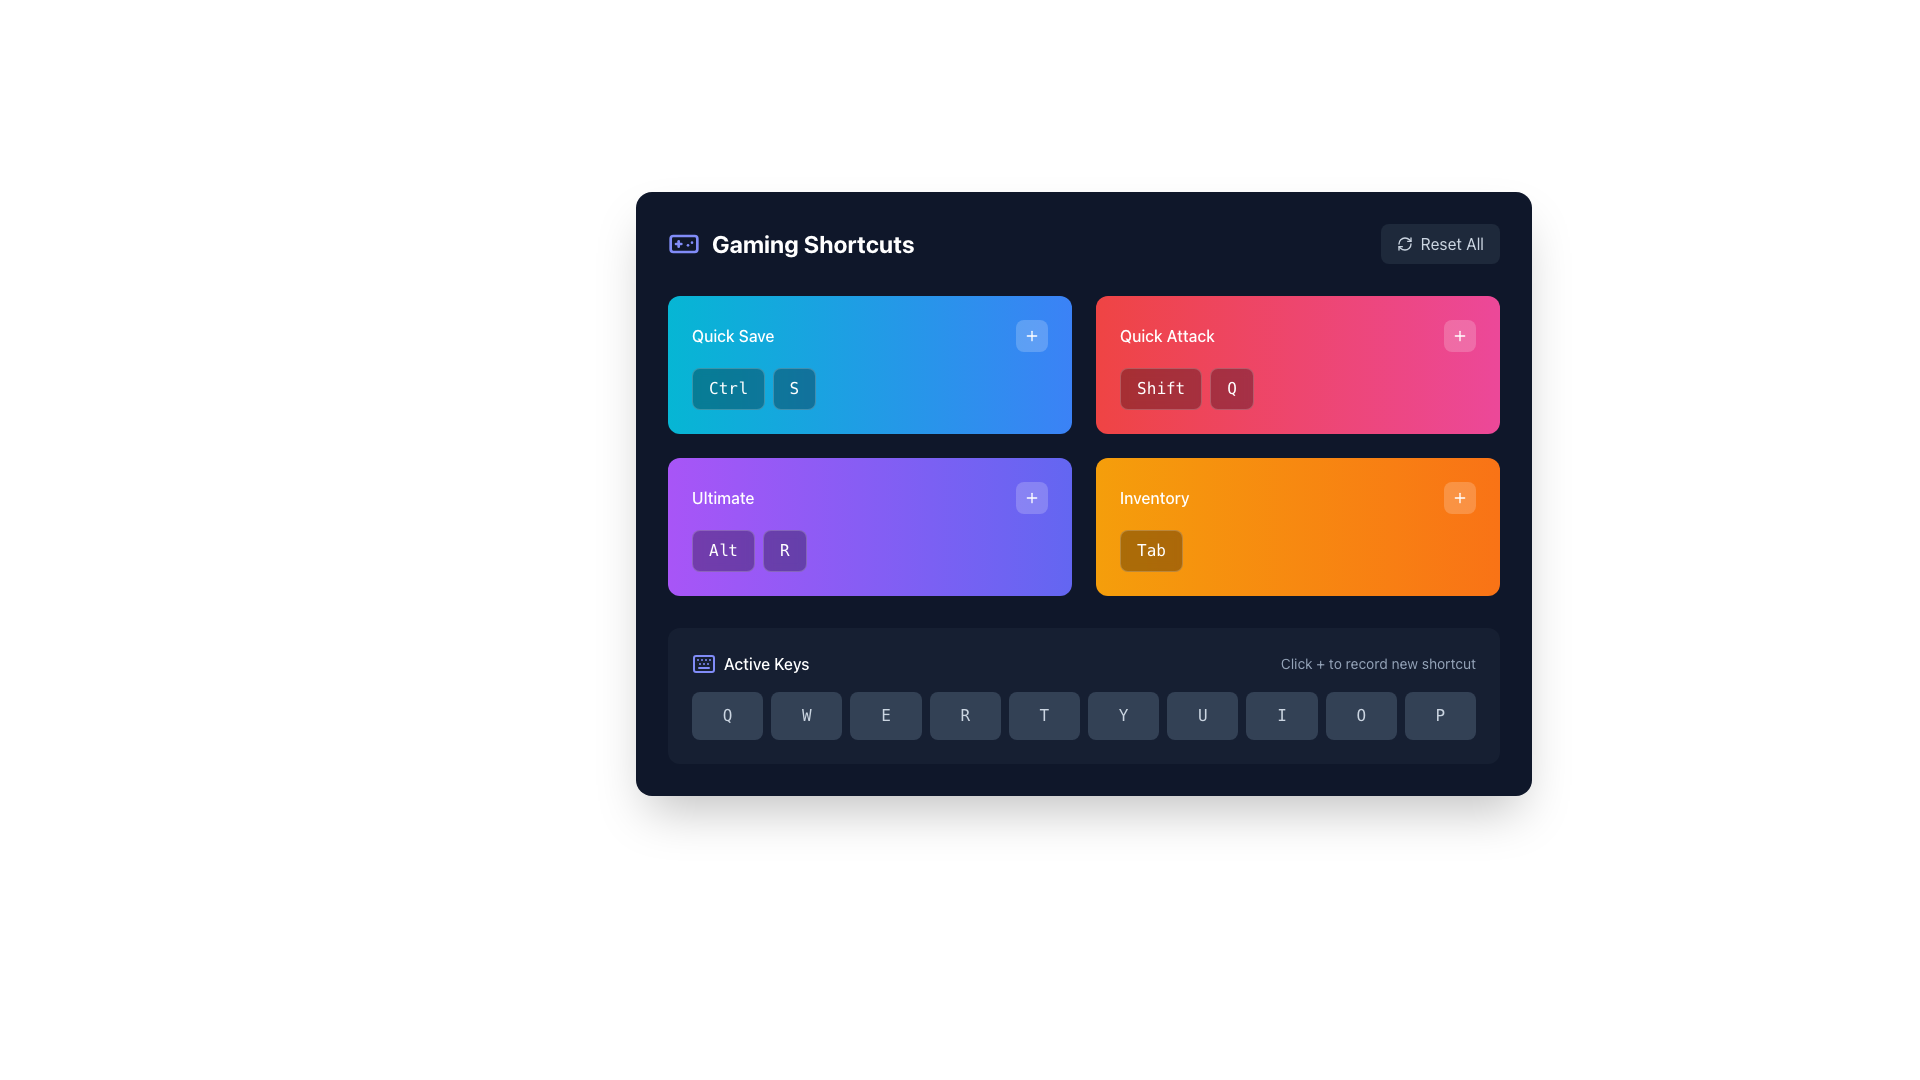 This screenshot has height=1080, width=1920. What do you see at coordinates (1459, 334) in the screenshot?
I see `the 'Add' button located in the top-right corner of the 'Quick Attack' card` at bounding box center [1459, 334].